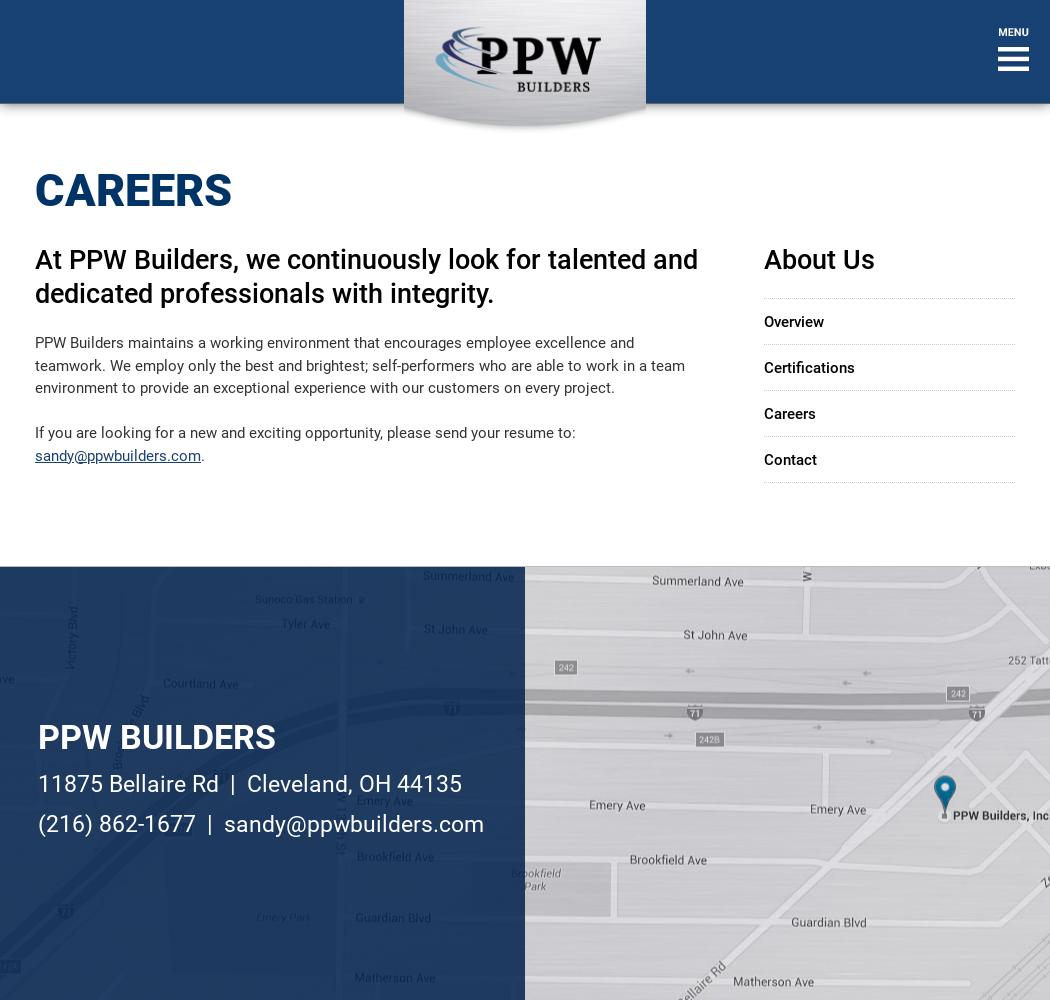  Describe the element at coordinates (156, 735) in the screenshot. I see `'PPW Builders'` at that location.